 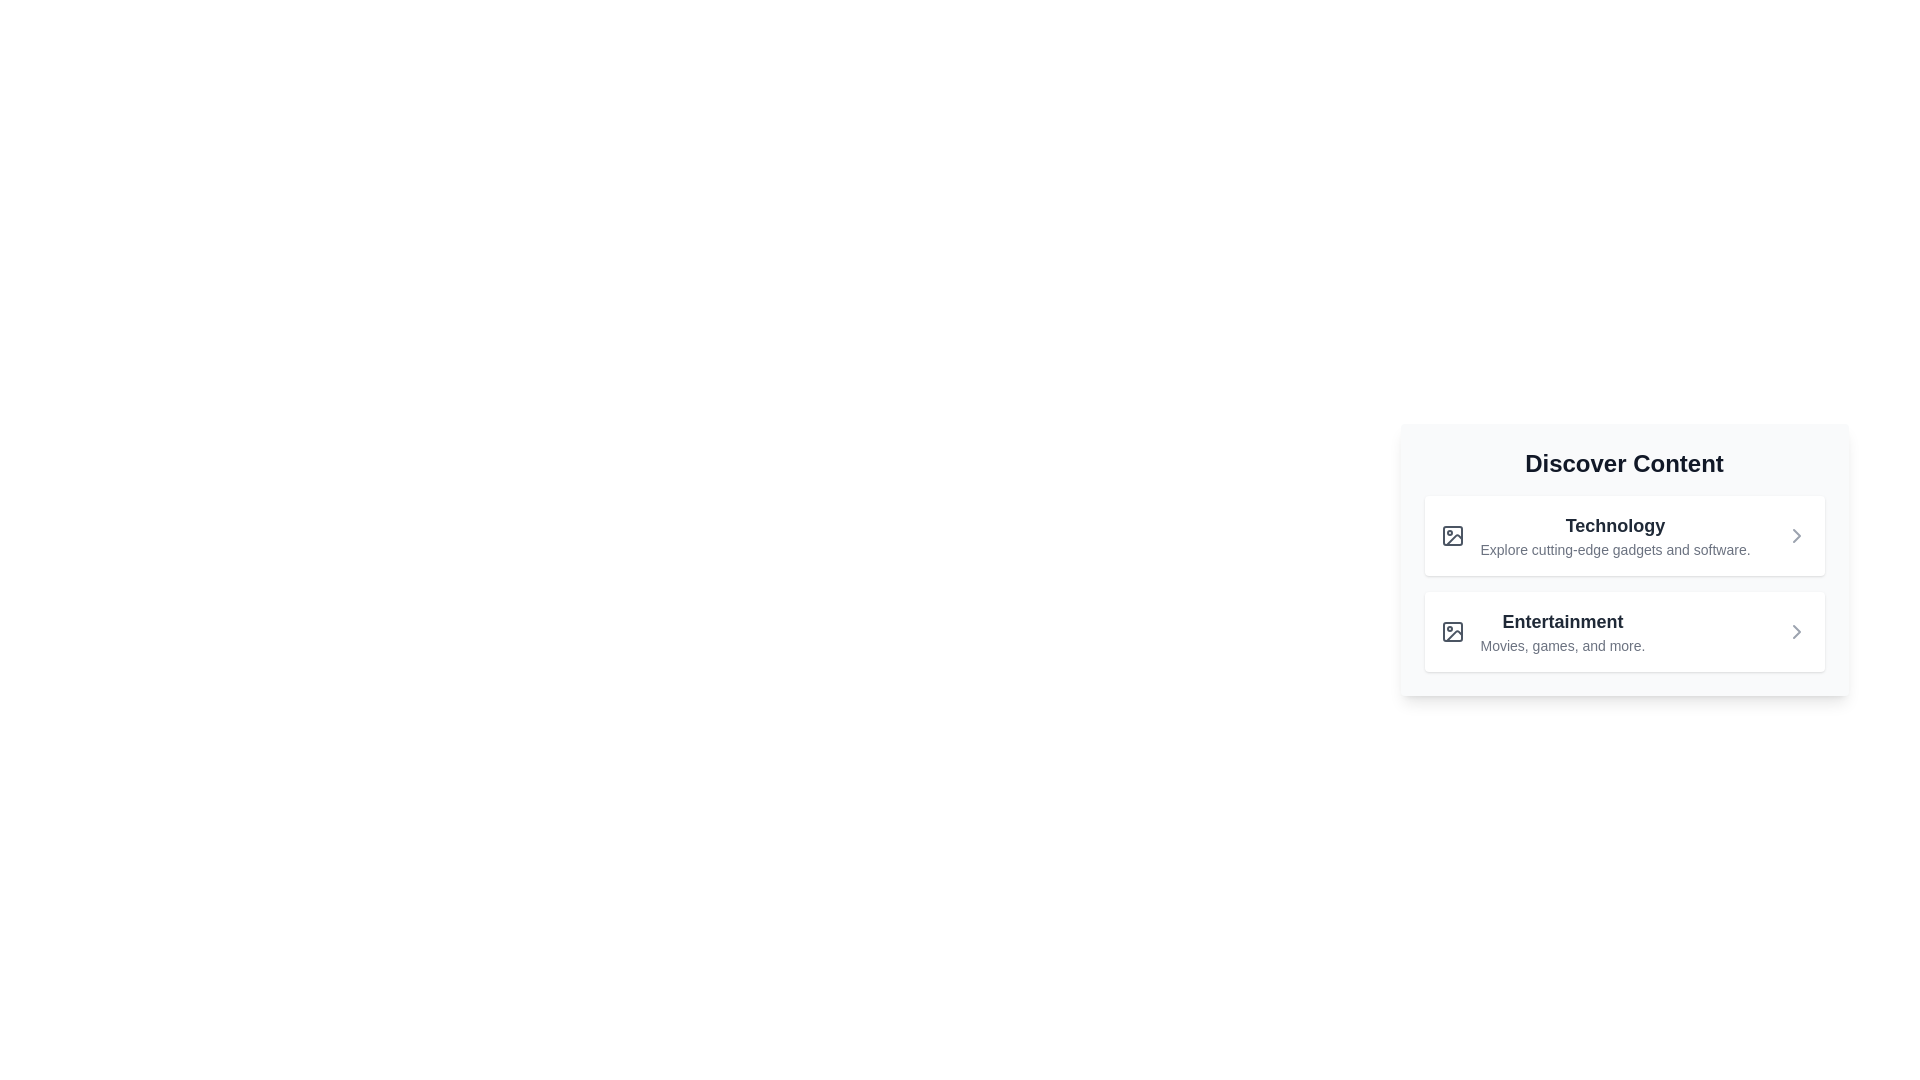 What do you see at coordinates (1562, 645) in the screenshot?
I see `the text label reading 'Movies, games, and more.' which is styled in small gray font and located under the 'Entertainment' heading within the content card` at bounding box center [1562, 645].